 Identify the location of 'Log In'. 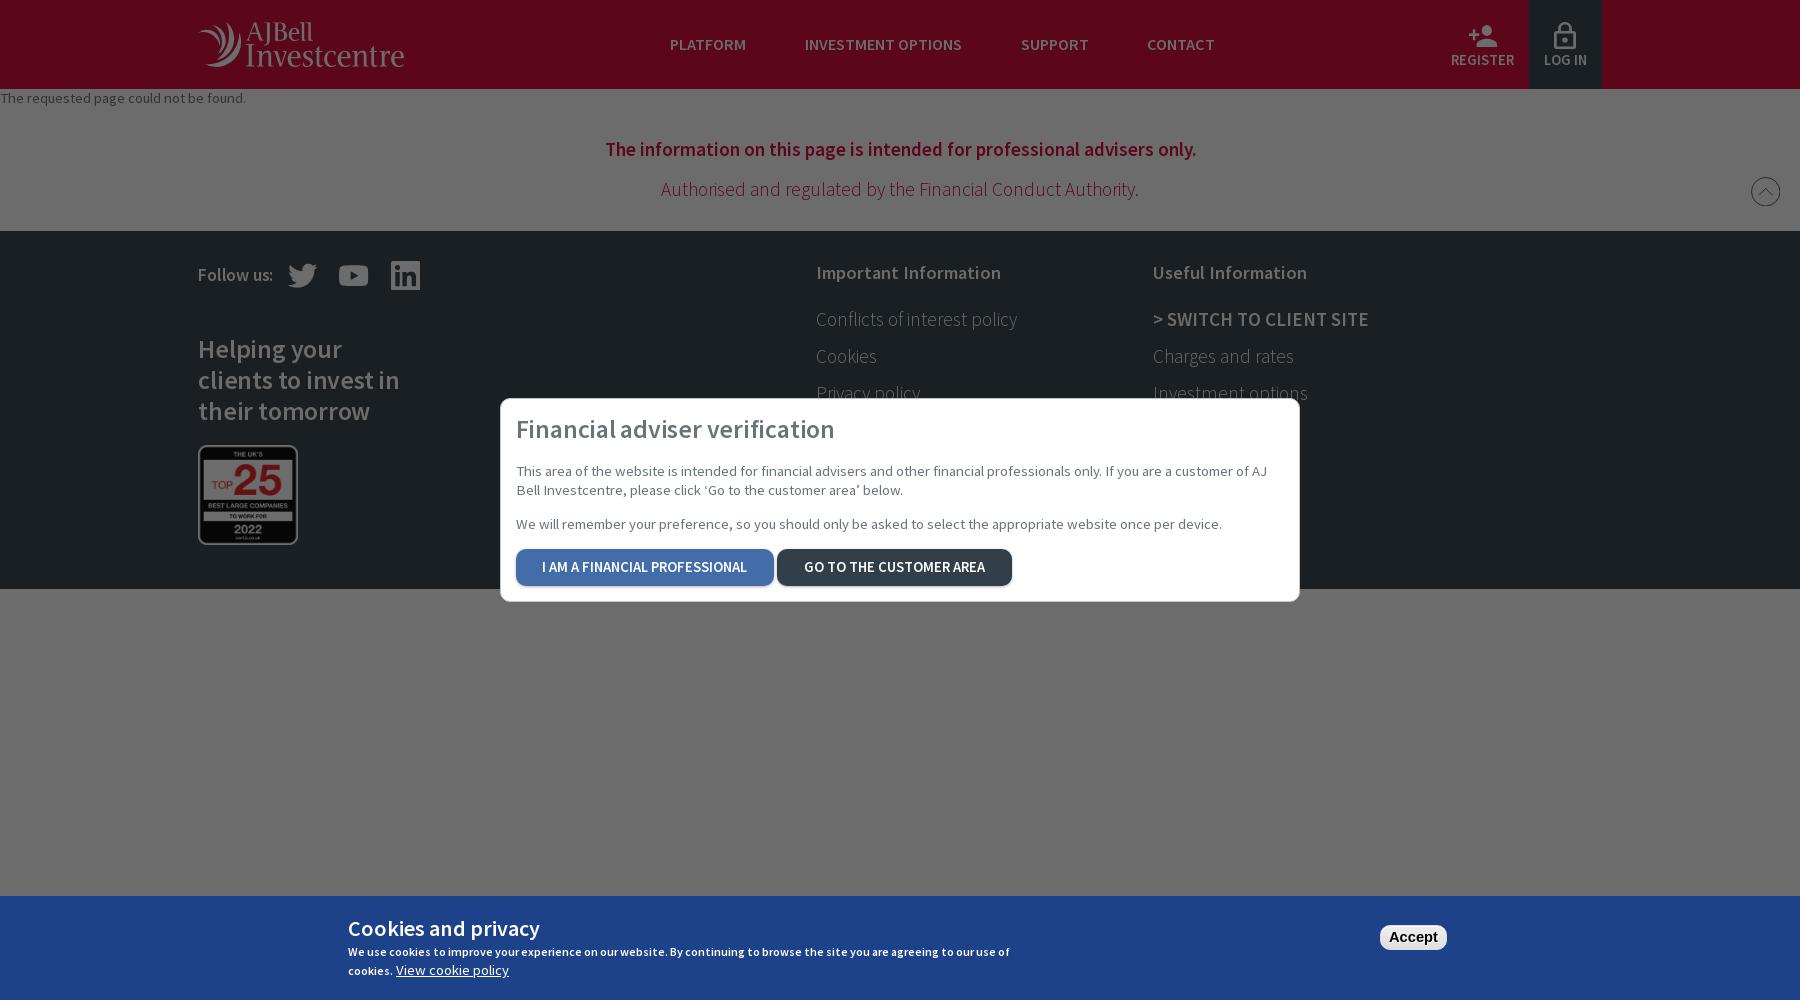
(1564, 60).